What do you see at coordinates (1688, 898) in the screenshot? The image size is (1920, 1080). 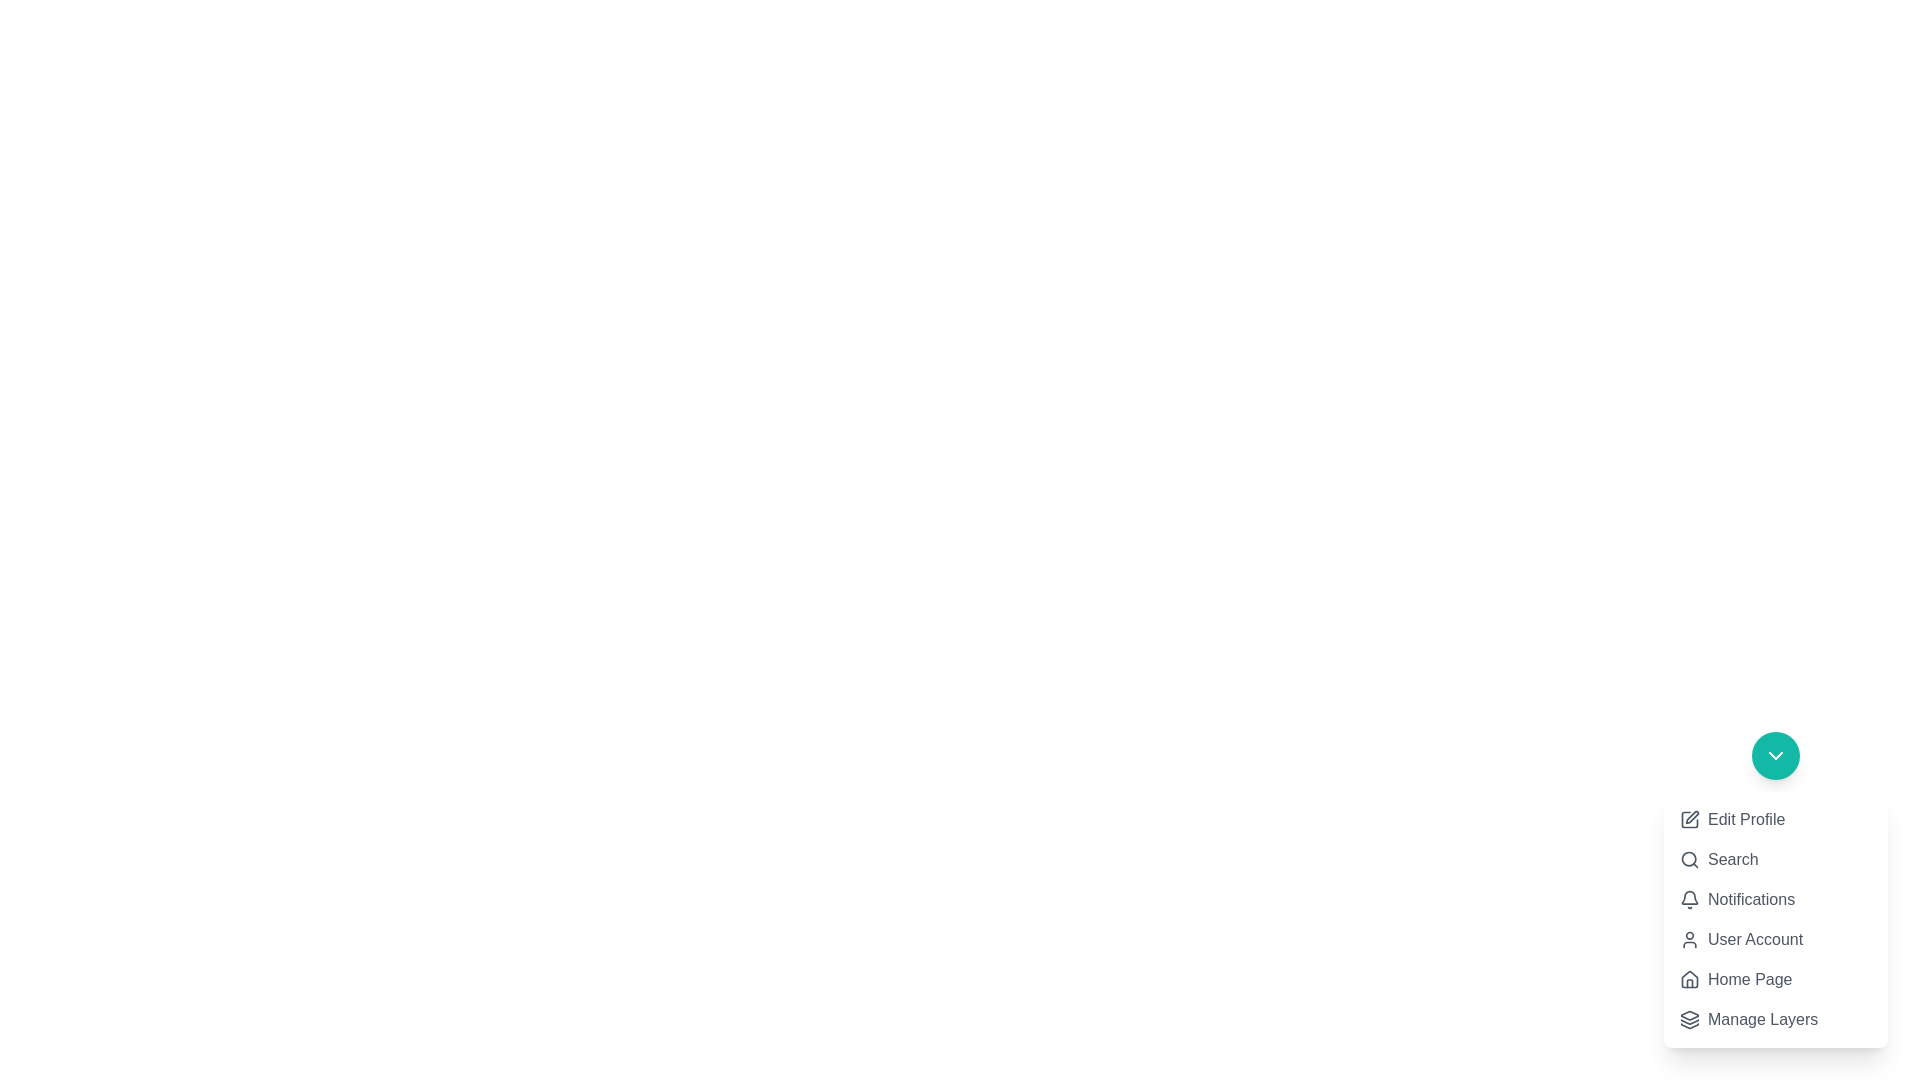 I see `the bell-shaped notification icon rendered in gray` at bounding box center [1688, 898].